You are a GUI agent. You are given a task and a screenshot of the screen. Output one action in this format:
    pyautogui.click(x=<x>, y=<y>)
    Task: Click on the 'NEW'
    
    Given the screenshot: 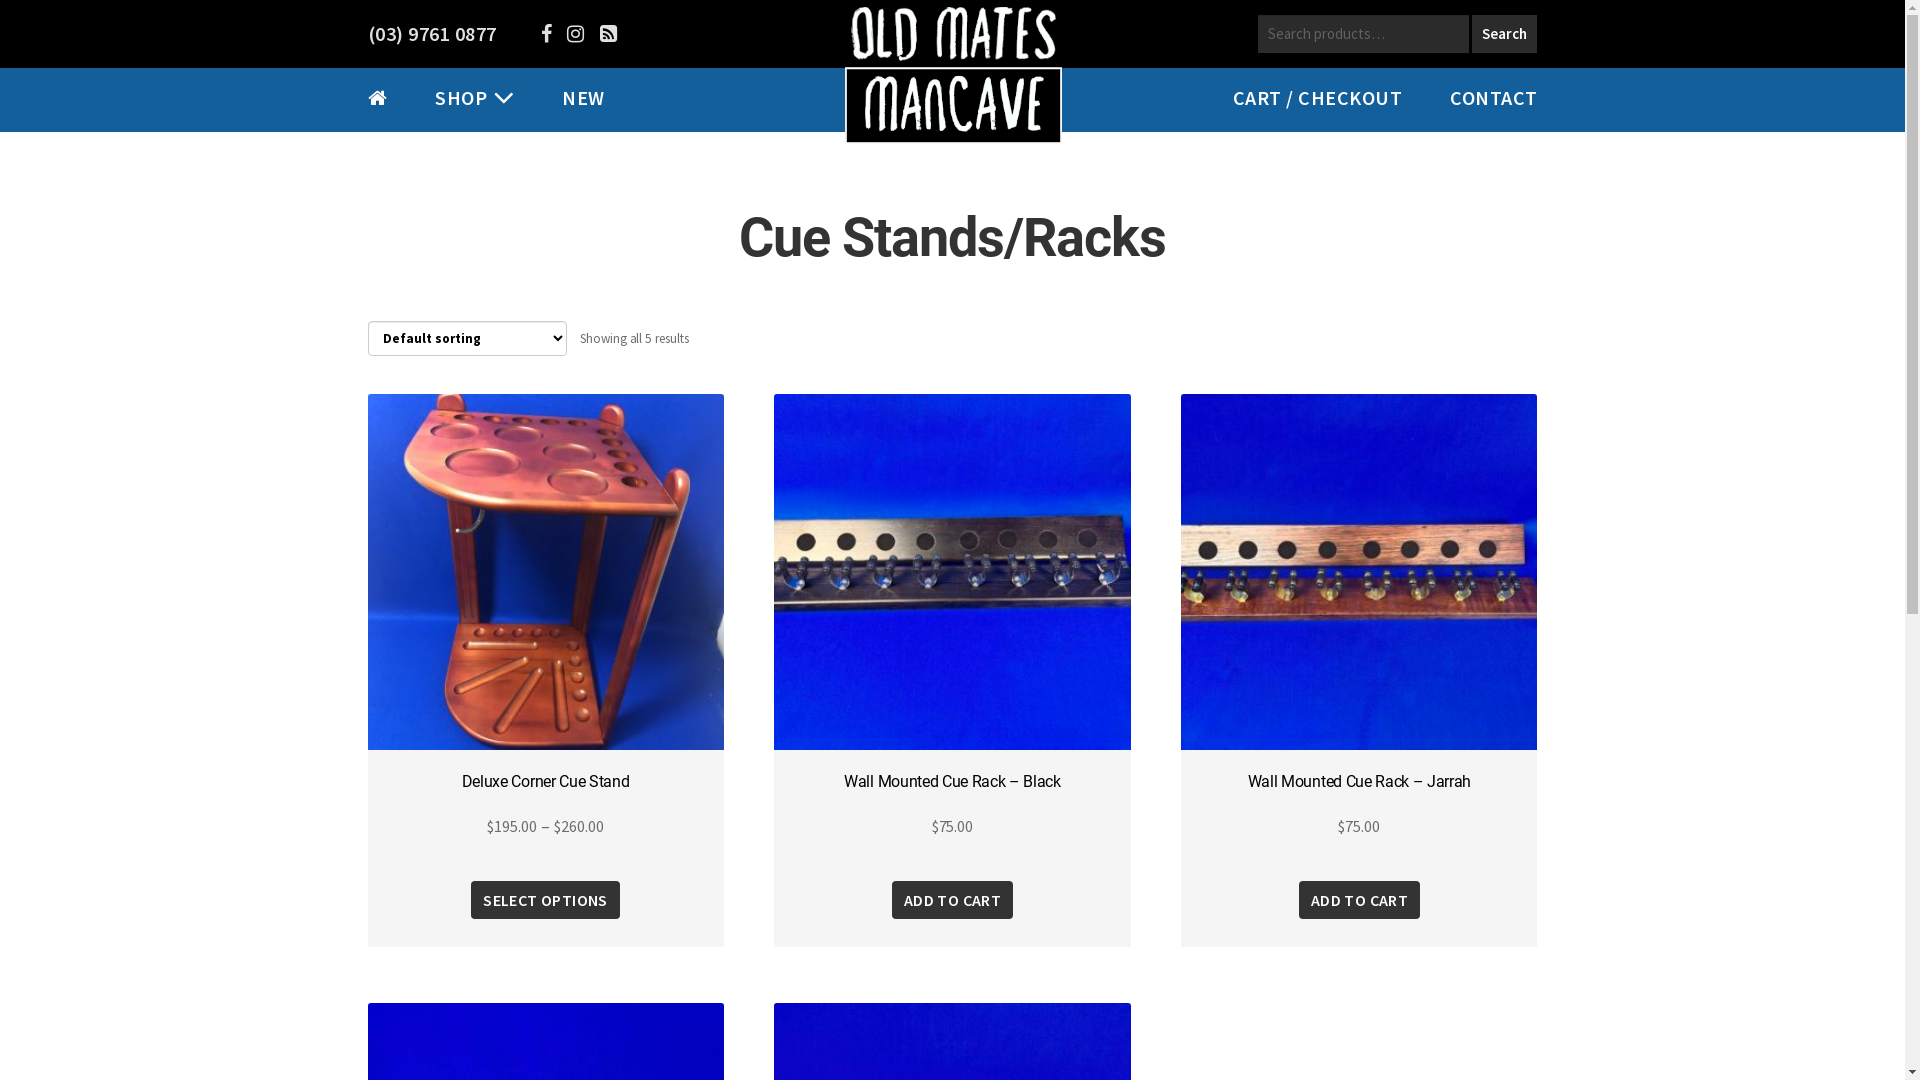 What is the action you would take?
    pyautogui.click(x=560, y=97)
    